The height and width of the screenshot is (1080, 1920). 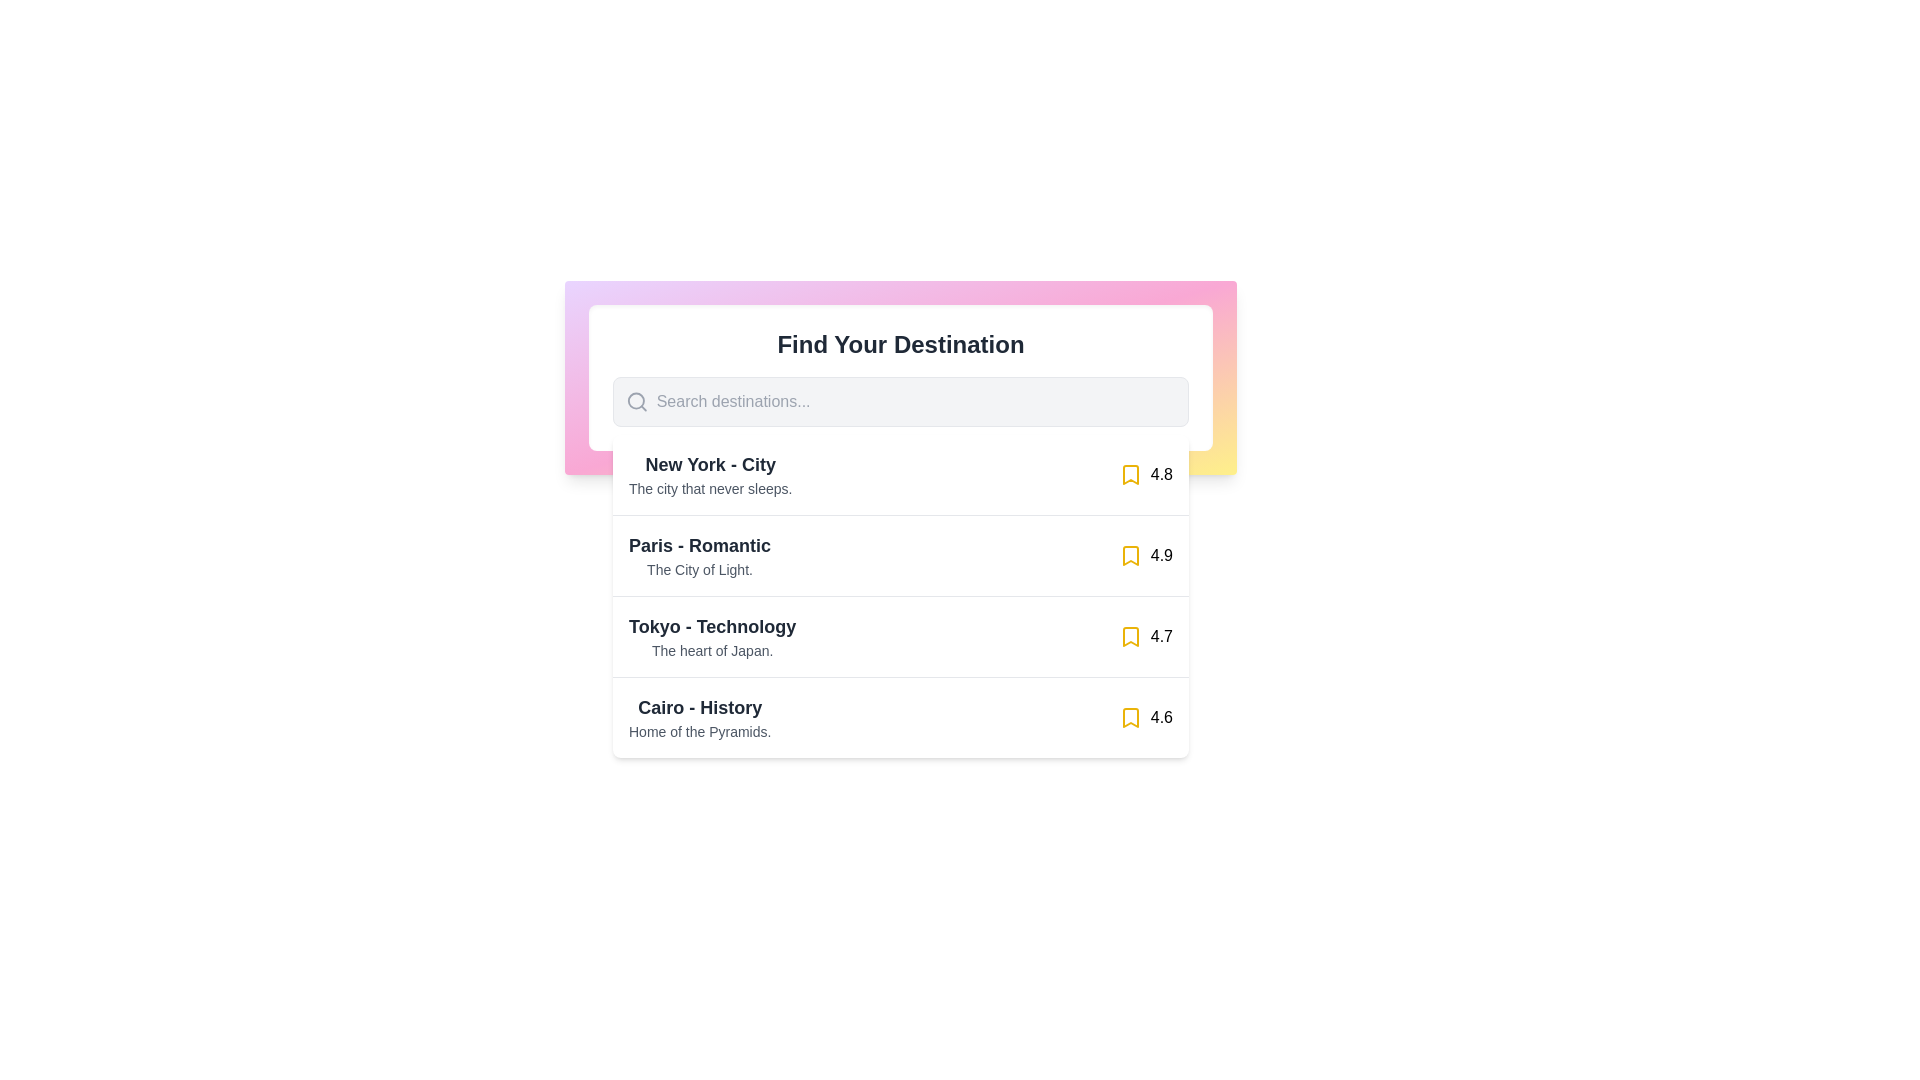 I want to click on the text label indicating the destination 'New York - City', which is the first item in the list under the search box titled 'Find Your Destination', so click(x=710, y=465).